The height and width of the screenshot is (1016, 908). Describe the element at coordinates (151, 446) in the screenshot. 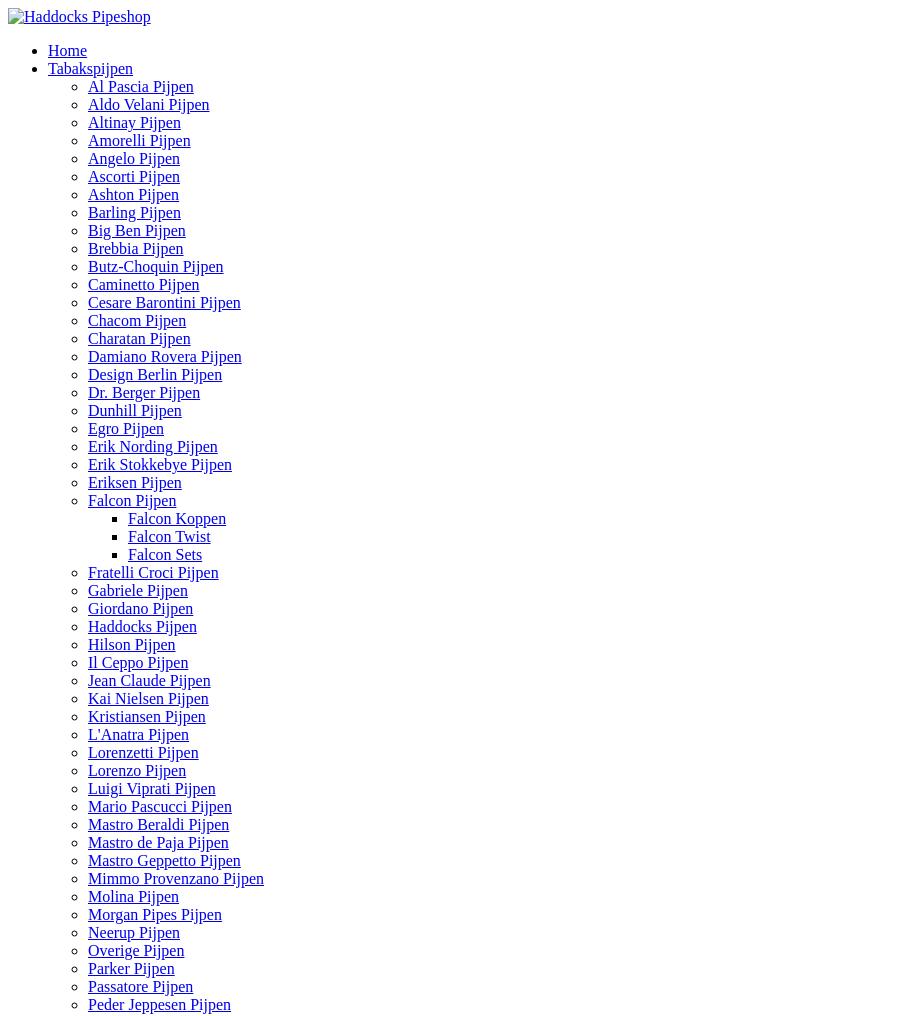

I see `'Erik Nording Pijpen'` at that location.